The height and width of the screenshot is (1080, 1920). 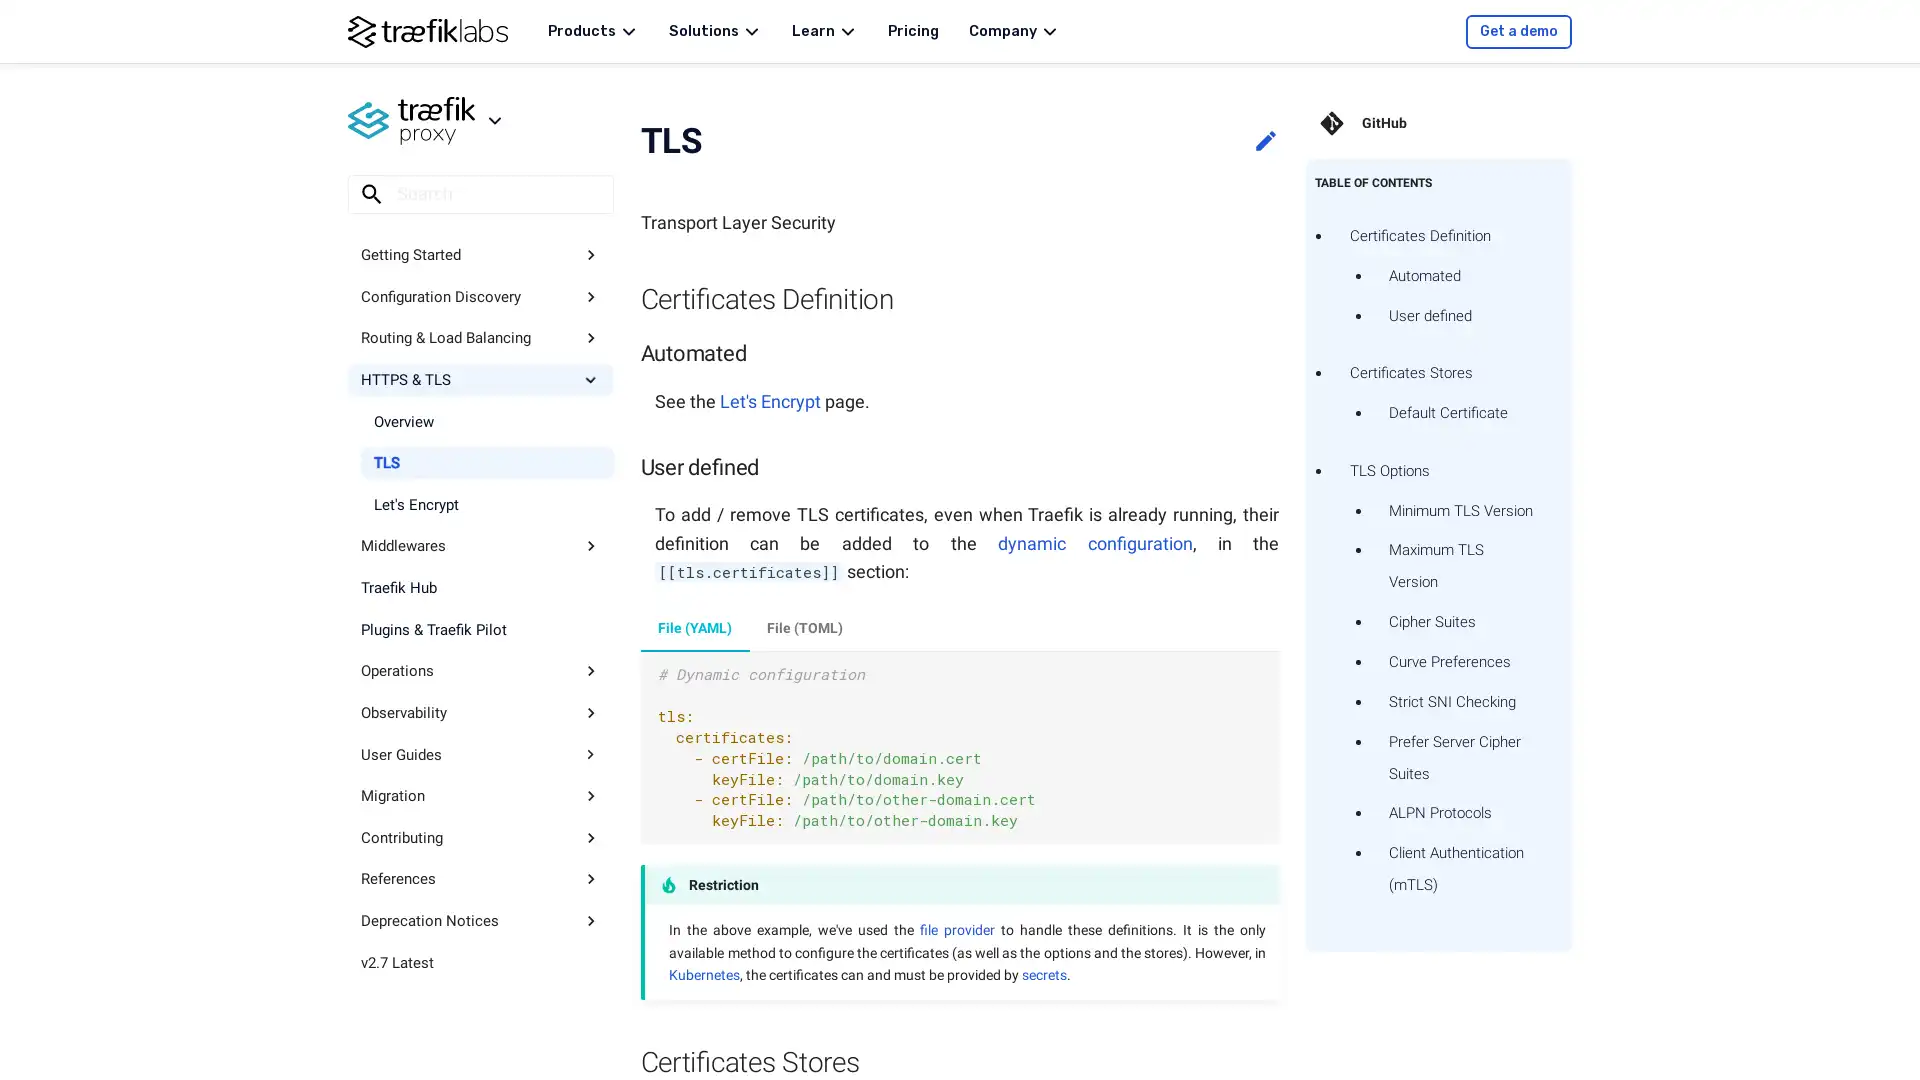 I want to click on Clear, so click(x=1063, y=26).